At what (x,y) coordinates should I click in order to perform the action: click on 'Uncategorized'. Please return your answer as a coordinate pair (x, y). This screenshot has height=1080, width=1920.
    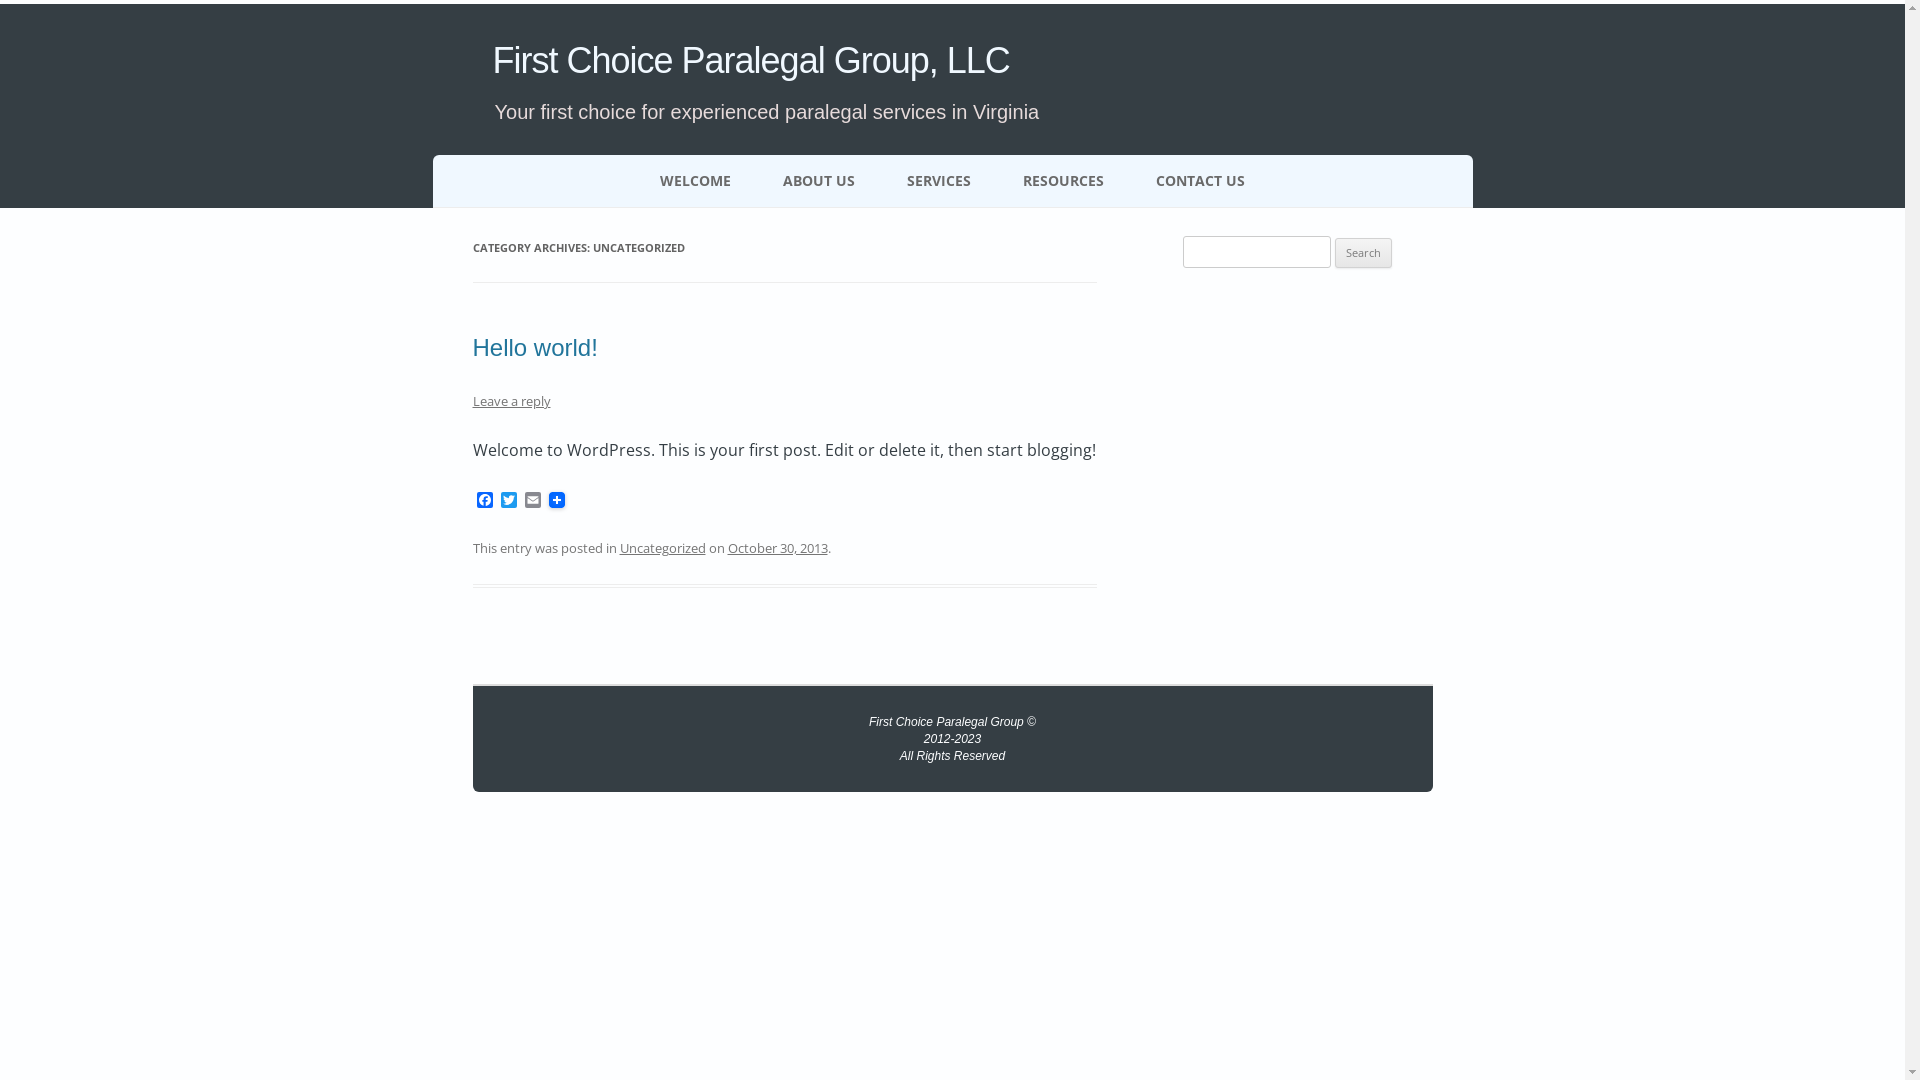
    Looking at the image, I should click on (662, 547).